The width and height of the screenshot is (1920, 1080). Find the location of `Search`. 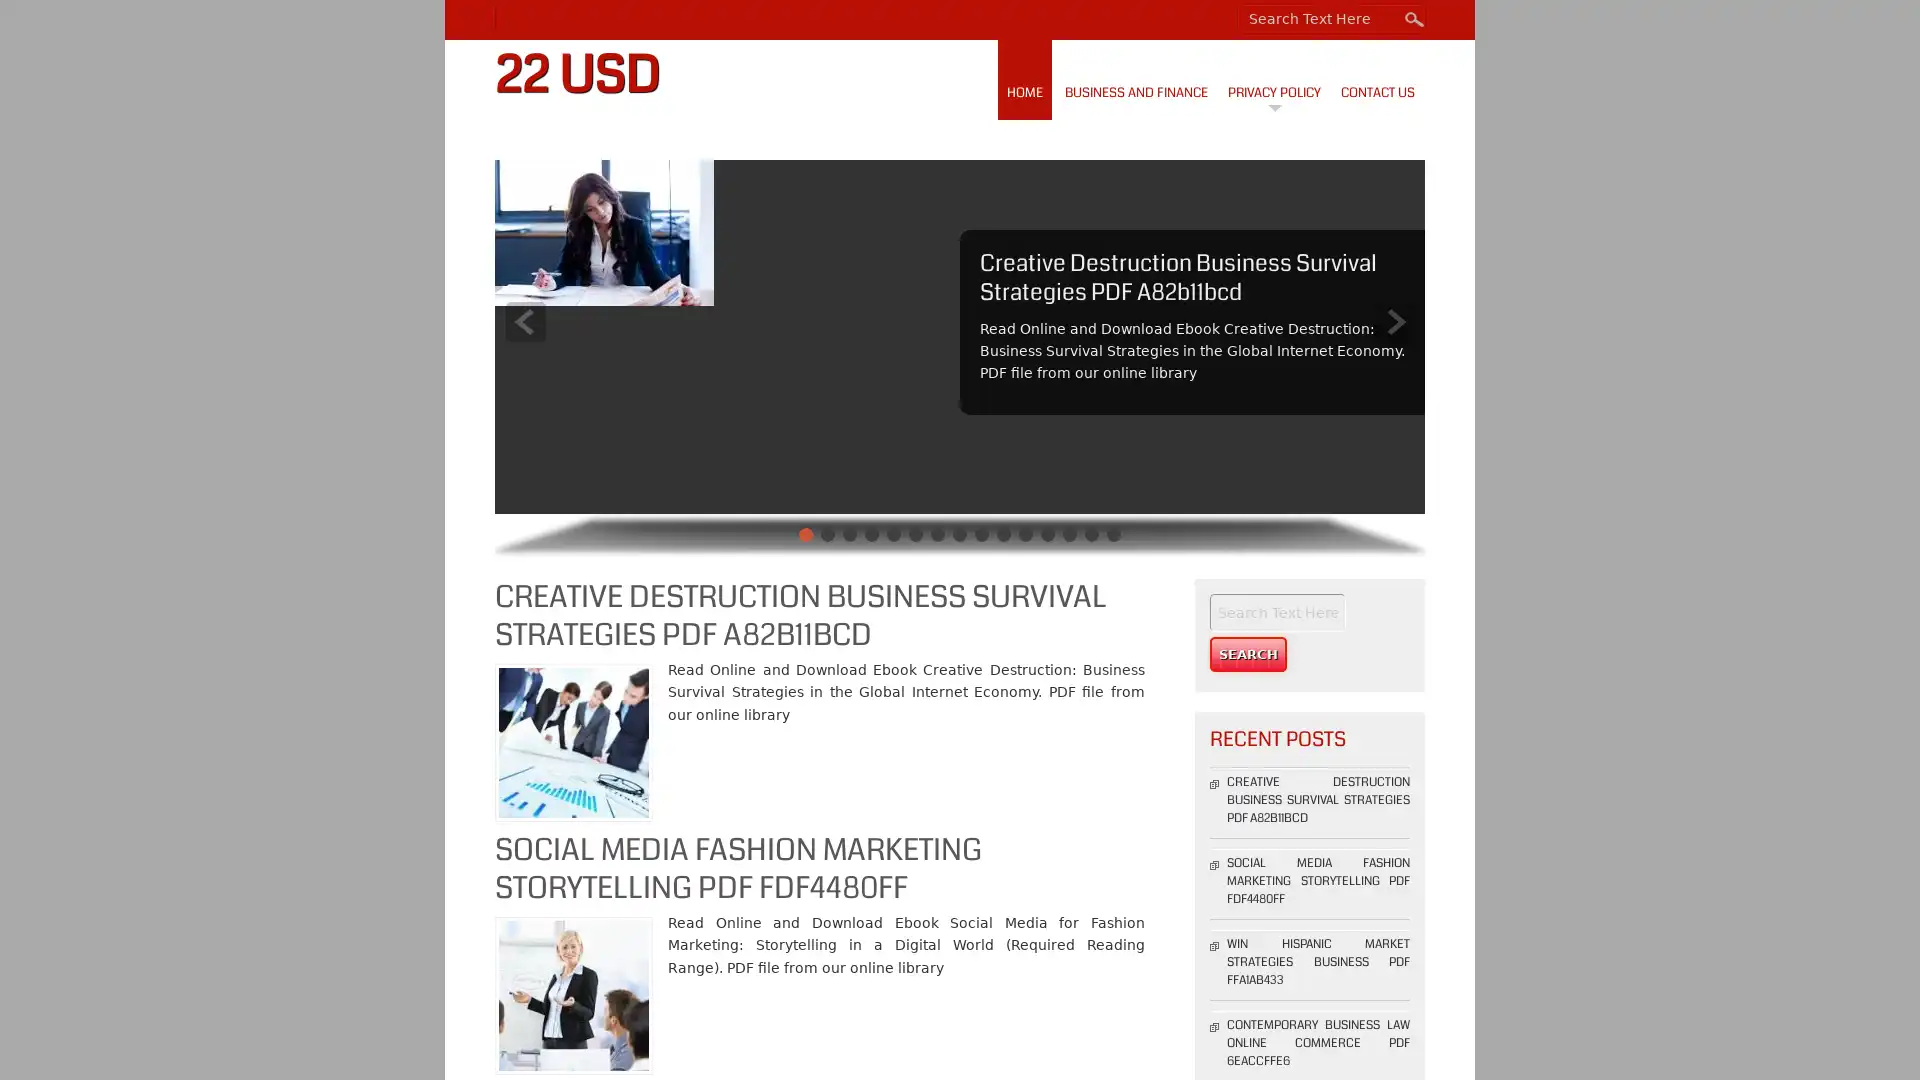

Search is located at coordinates (1247, 654).